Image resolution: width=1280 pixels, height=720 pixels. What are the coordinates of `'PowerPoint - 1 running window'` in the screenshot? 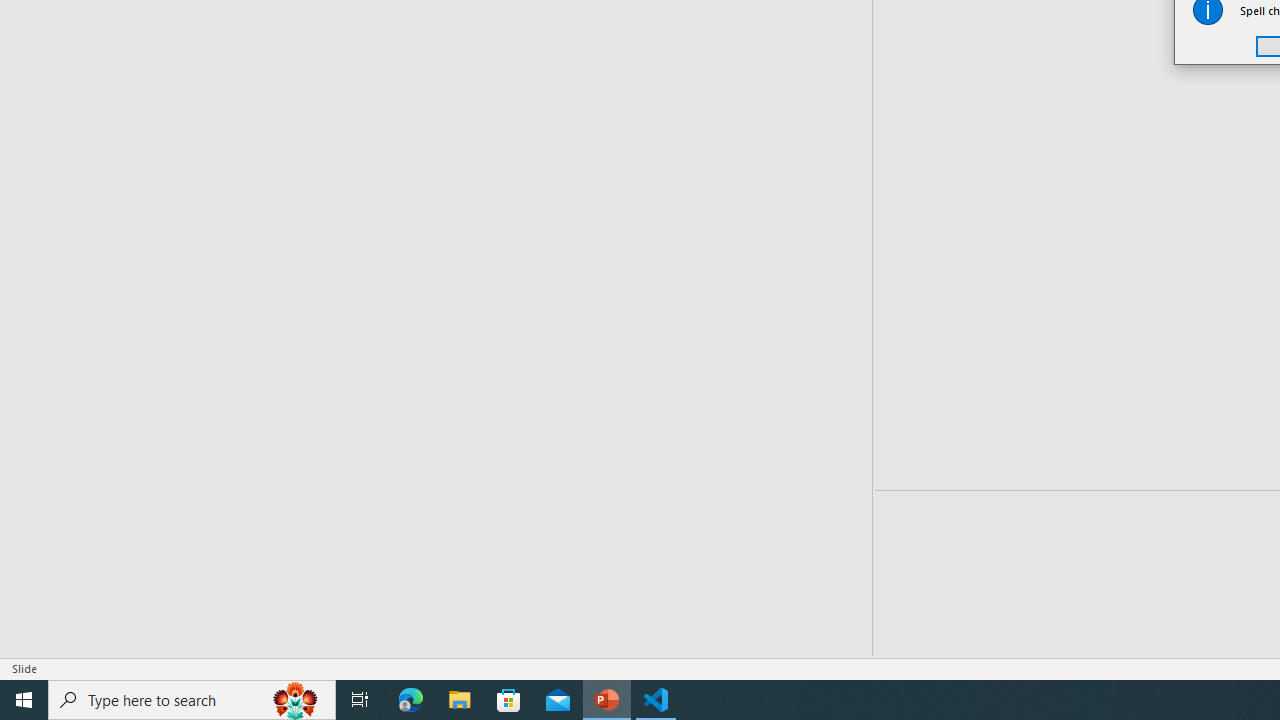 It's located at (606, 698).